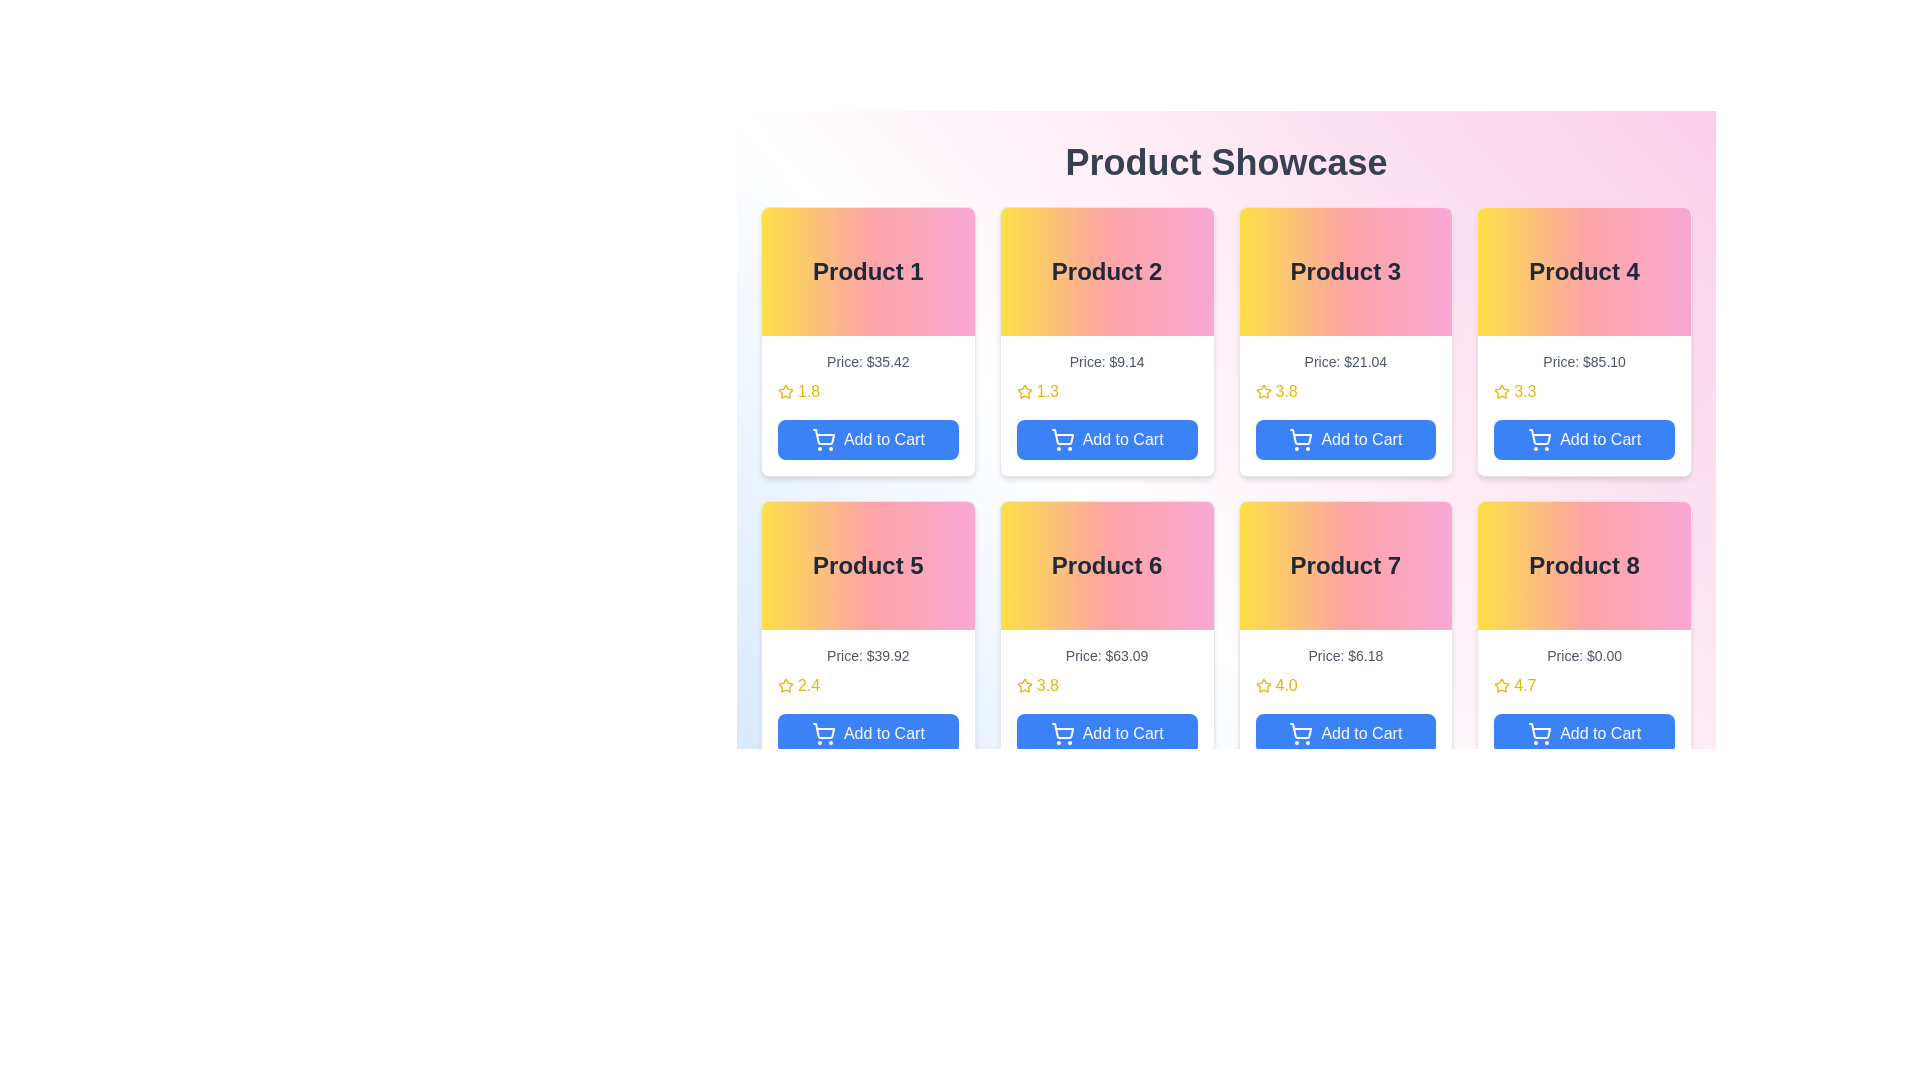  I want to click on the shopping cart icon in the 'Add to Cart' button beneath 'Product 5' to potentially display a tooltip, so click(823, 733).